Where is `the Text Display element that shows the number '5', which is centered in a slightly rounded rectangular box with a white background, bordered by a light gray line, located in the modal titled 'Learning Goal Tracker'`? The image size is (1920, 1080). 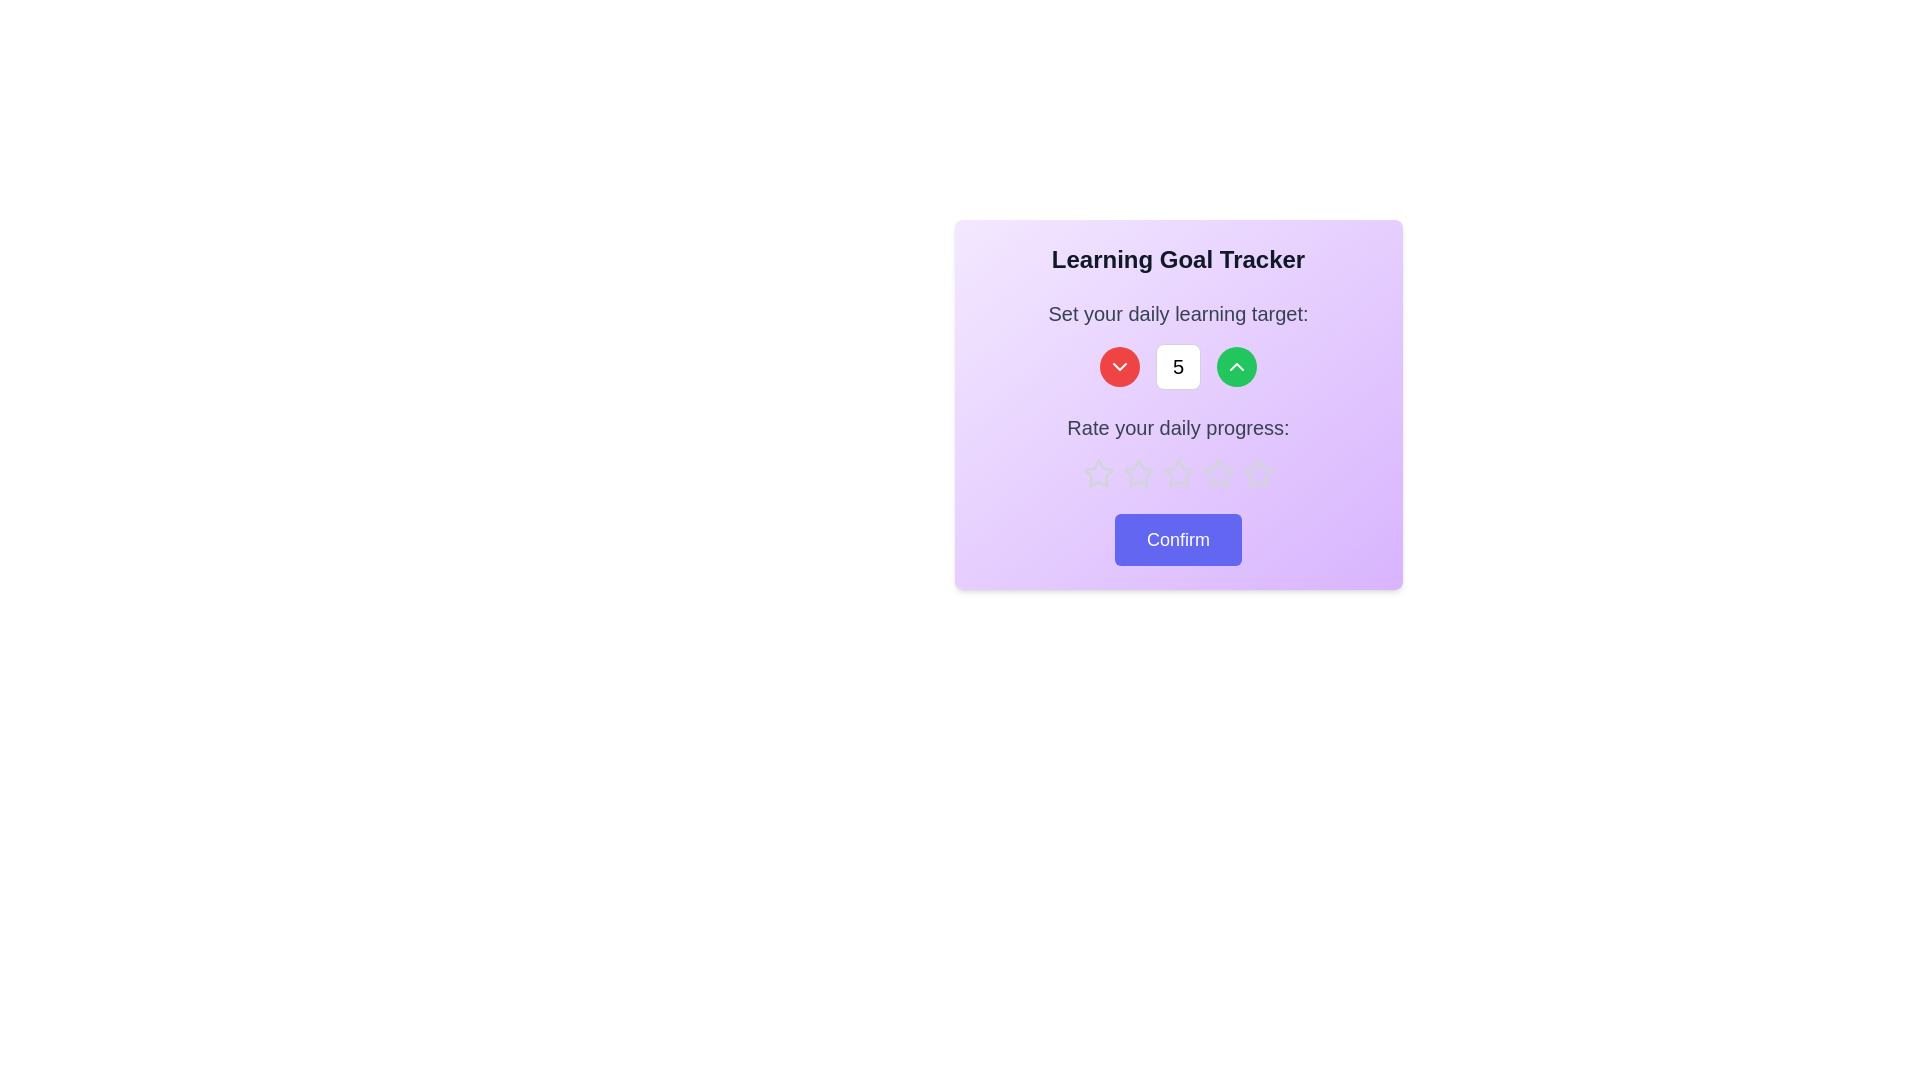 the Text Display element that shows the number '5', which is centered in a slightly rounded rectangular box with a white background, bordered by a light gray line, located in the modal titled 'Learning Goal Tracker' is located at coordinates (1178, 366).